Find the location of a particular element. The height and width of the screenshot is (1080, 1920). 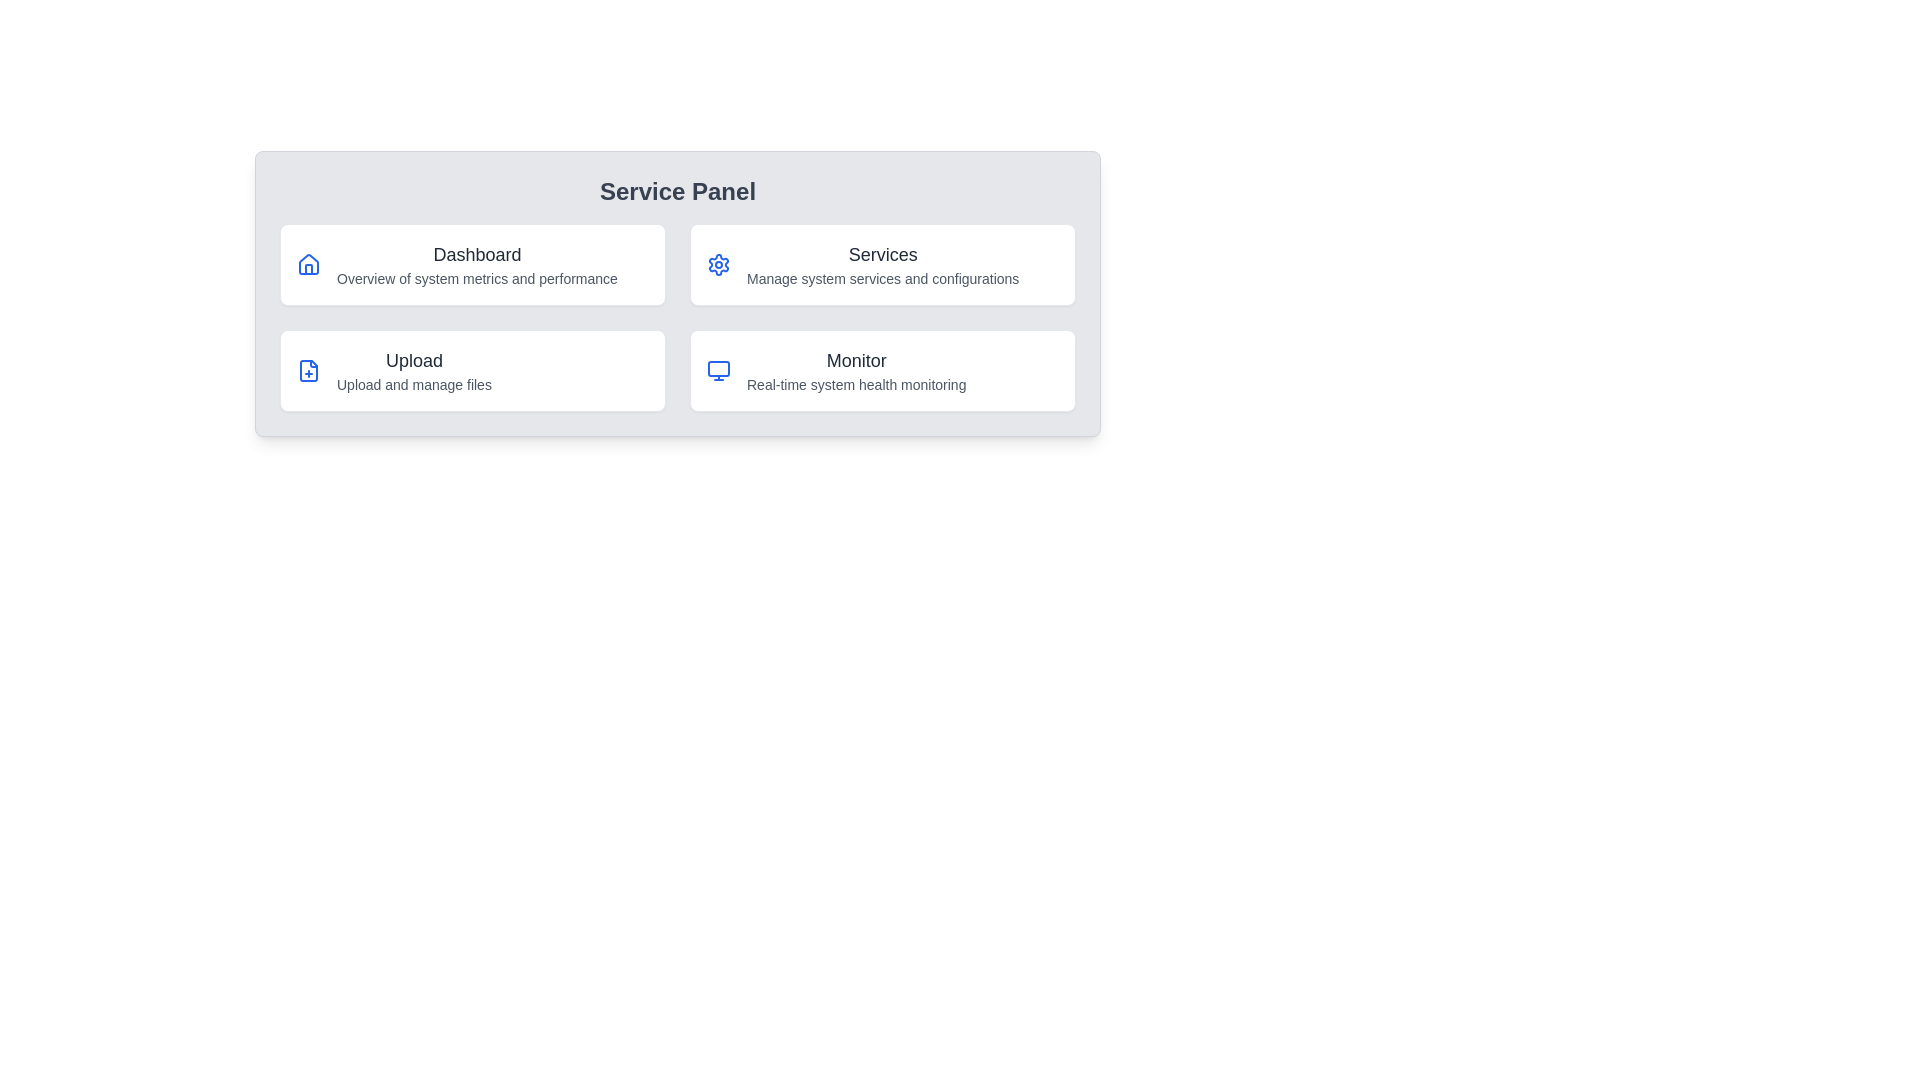

the 'Monitor' card in the Service Panel is located at coordinates (882, 370).